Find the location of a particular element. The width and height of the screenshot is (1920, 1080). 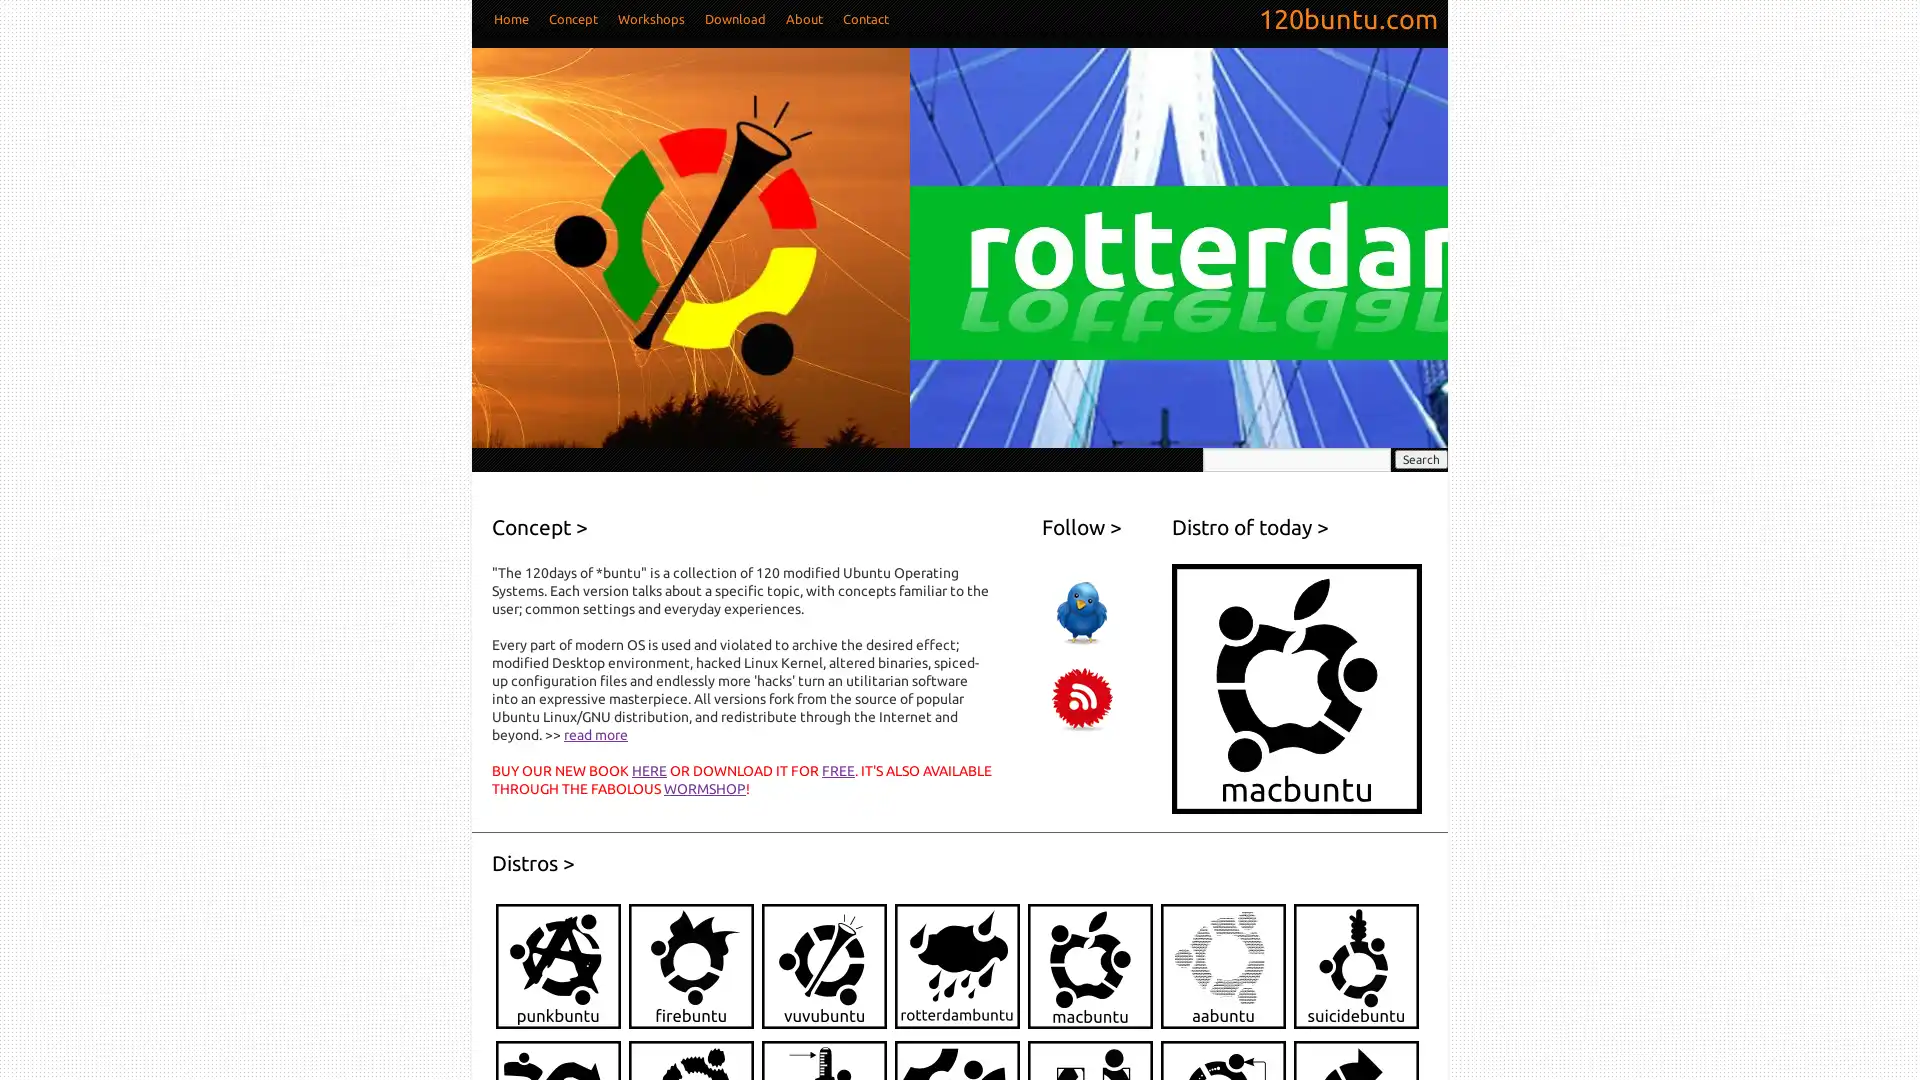

Search is located at coordinates (1420, 459).